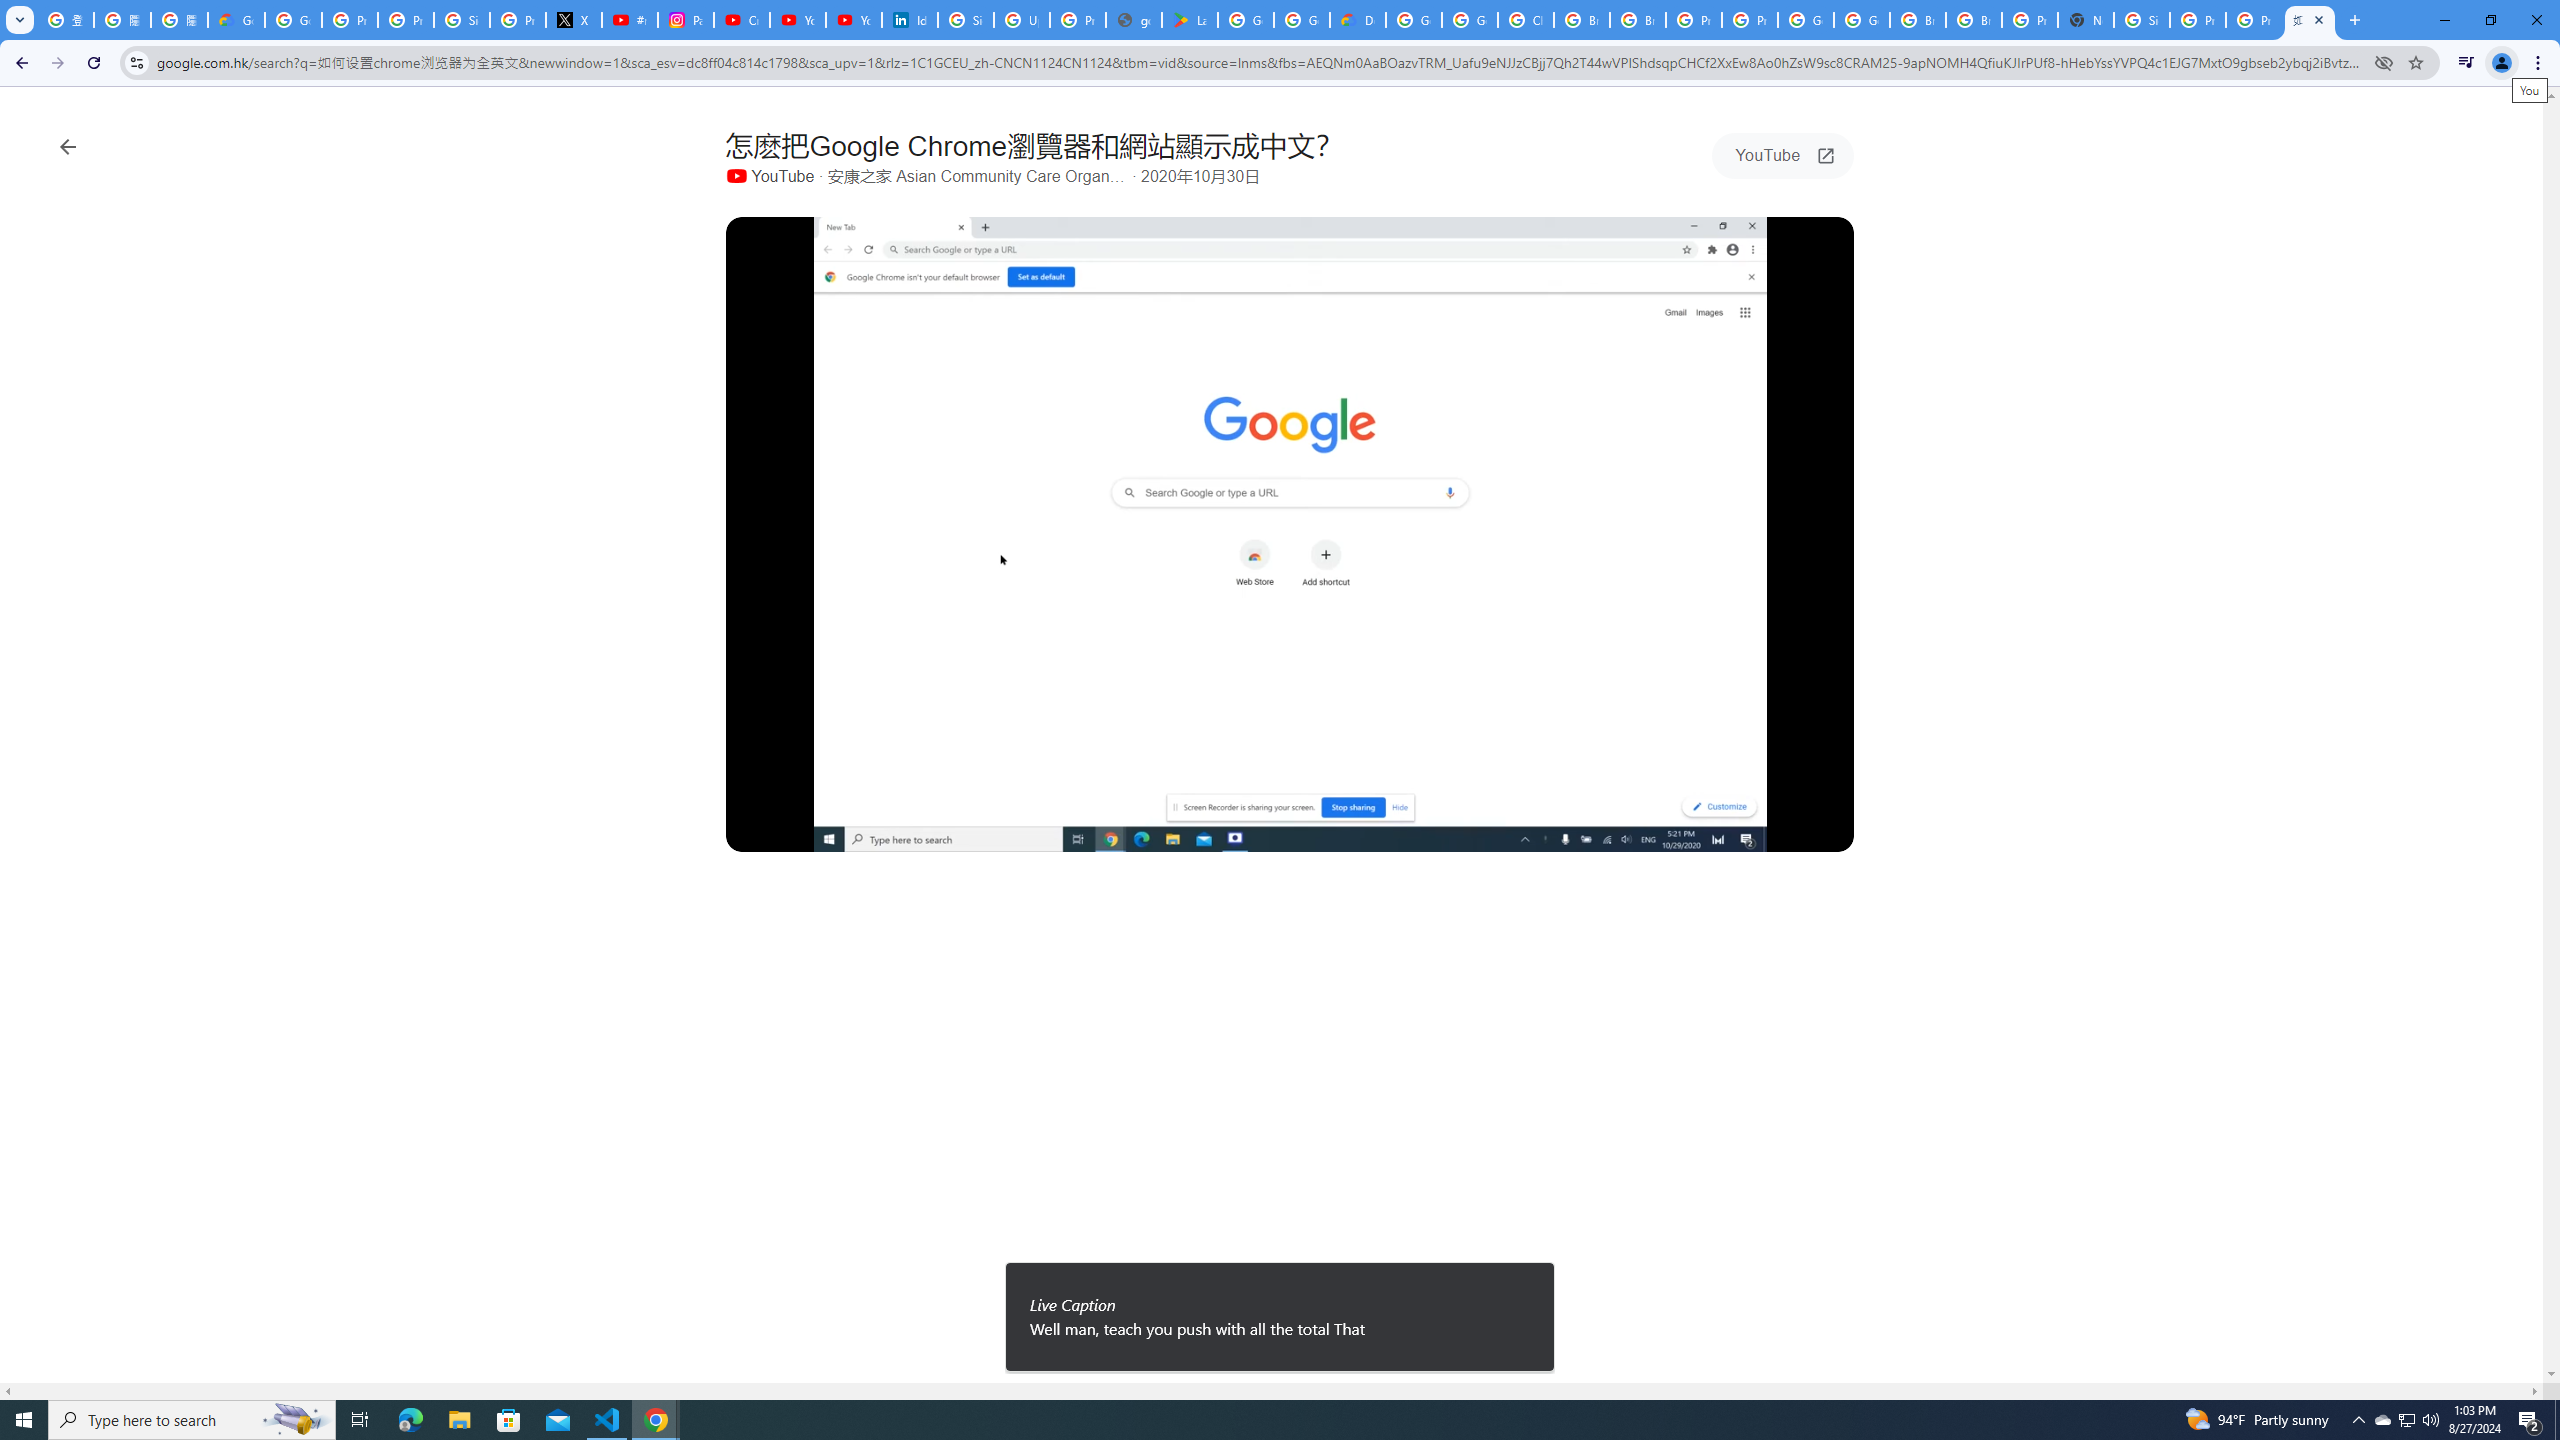 The height and width of the screenshot is (1440, 2560). Describe the element at coordinates (1862, 19) in the screenshot. I see `'Google Cloud Platform'` at that location.